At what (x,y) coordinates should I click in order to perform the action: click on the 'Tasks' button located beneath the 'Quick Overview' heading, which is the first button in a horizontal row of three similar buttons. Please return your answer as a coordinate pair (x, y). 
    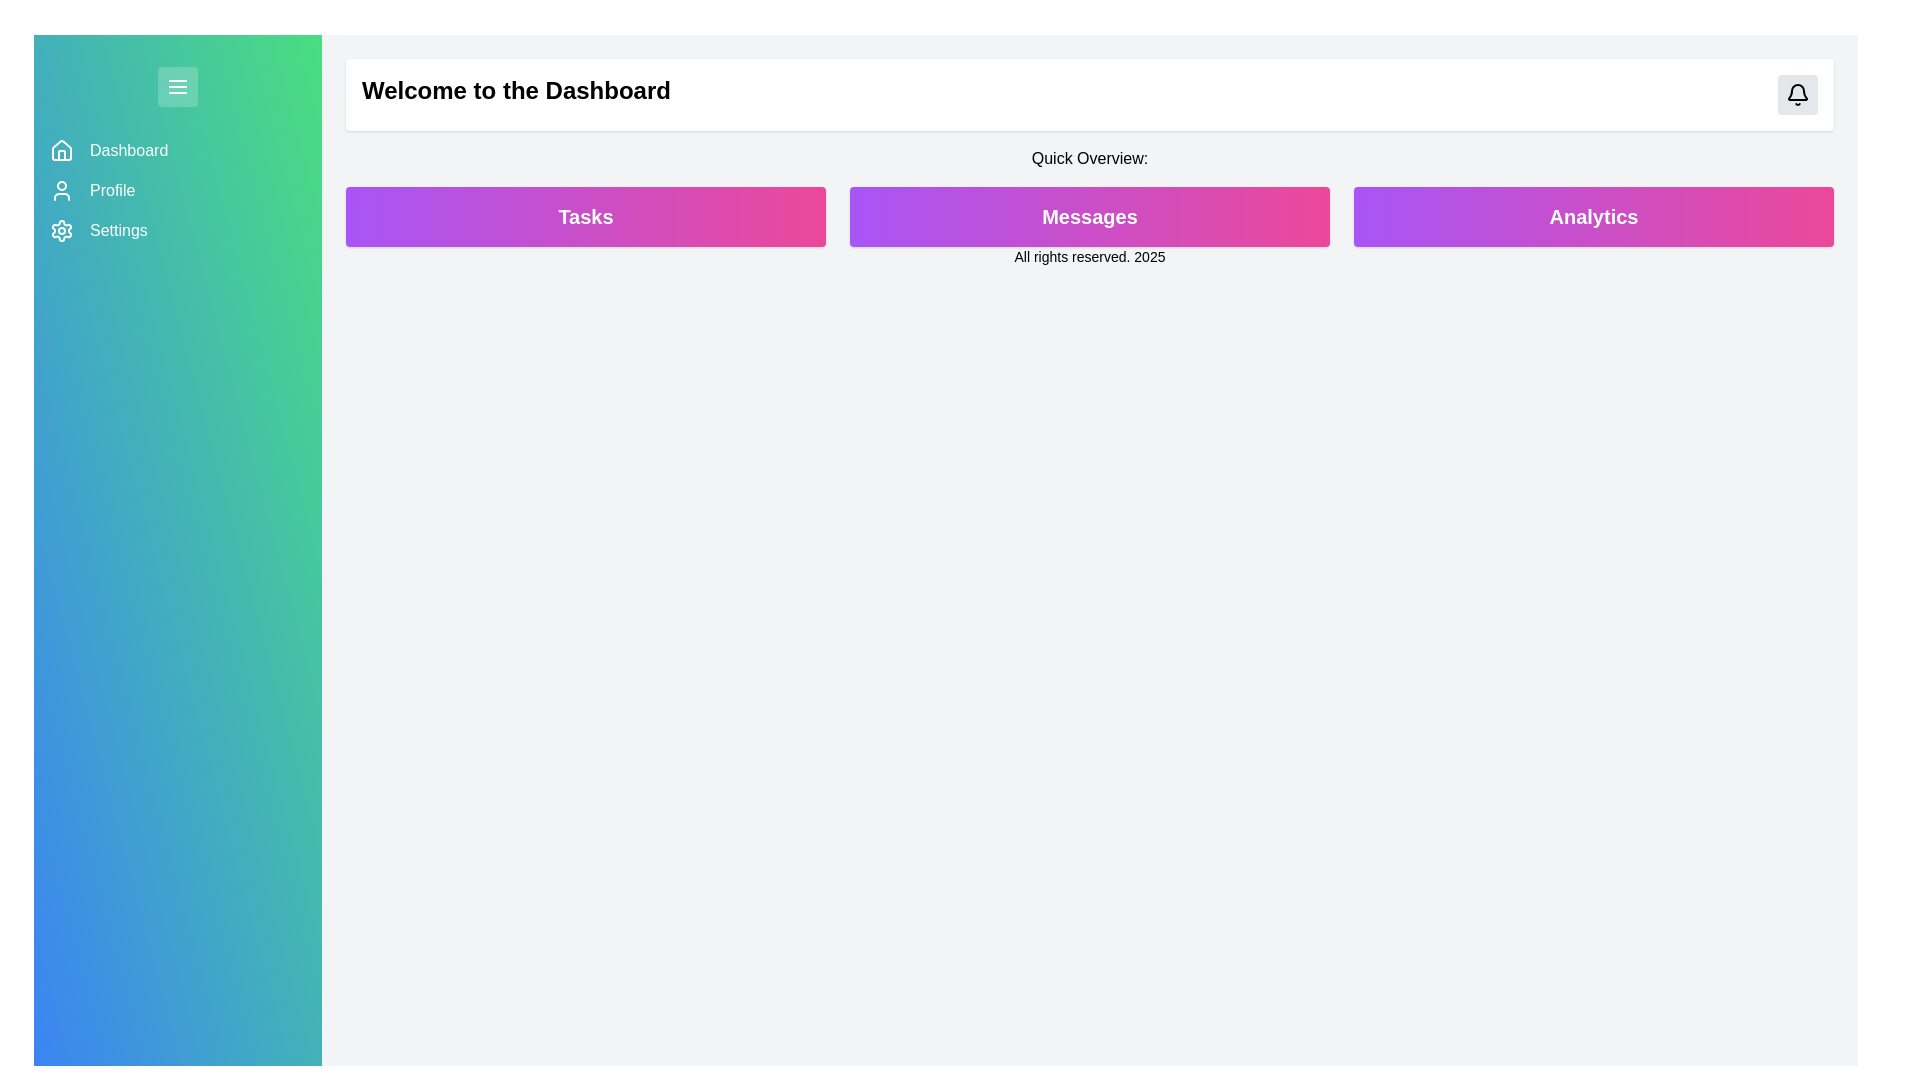
    Looking at the image, I should click on (584, 216).